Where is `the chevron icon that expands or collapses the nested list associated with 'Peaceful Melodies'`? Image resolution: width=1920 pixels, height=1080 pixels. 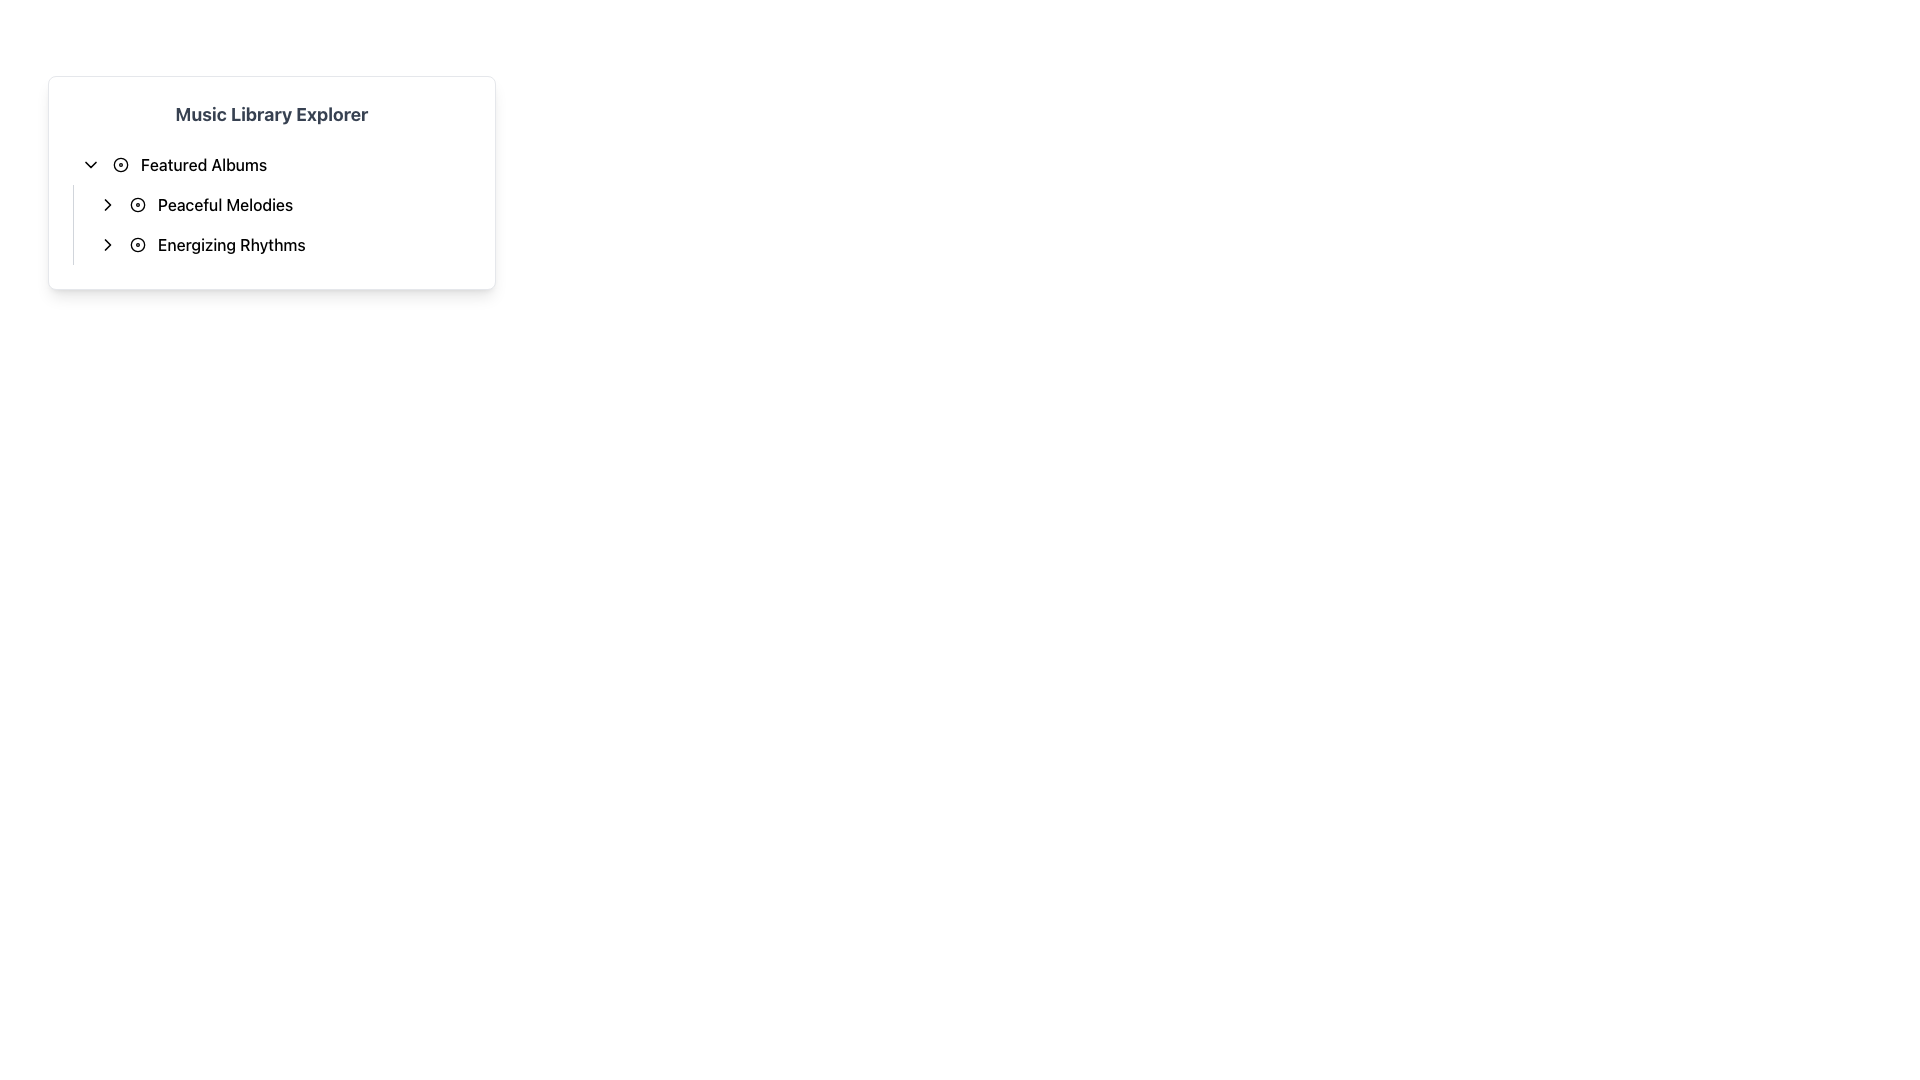
the chevron icon that expands or collapses the nested list associated with 'Peaceful Melodies' is located at coordinates (107, 204).